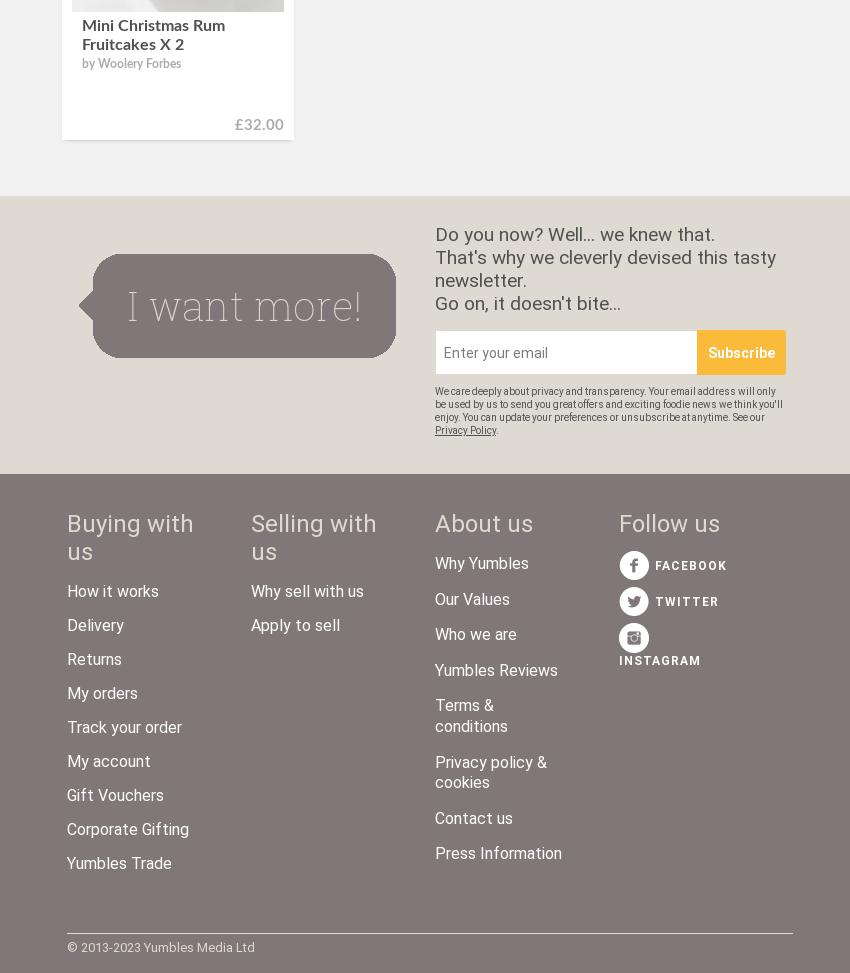 The image size is (850, 973). Describe the element at coordinates (471, 715) in the screenshot. I see `'Terms & conditions'` at that location.